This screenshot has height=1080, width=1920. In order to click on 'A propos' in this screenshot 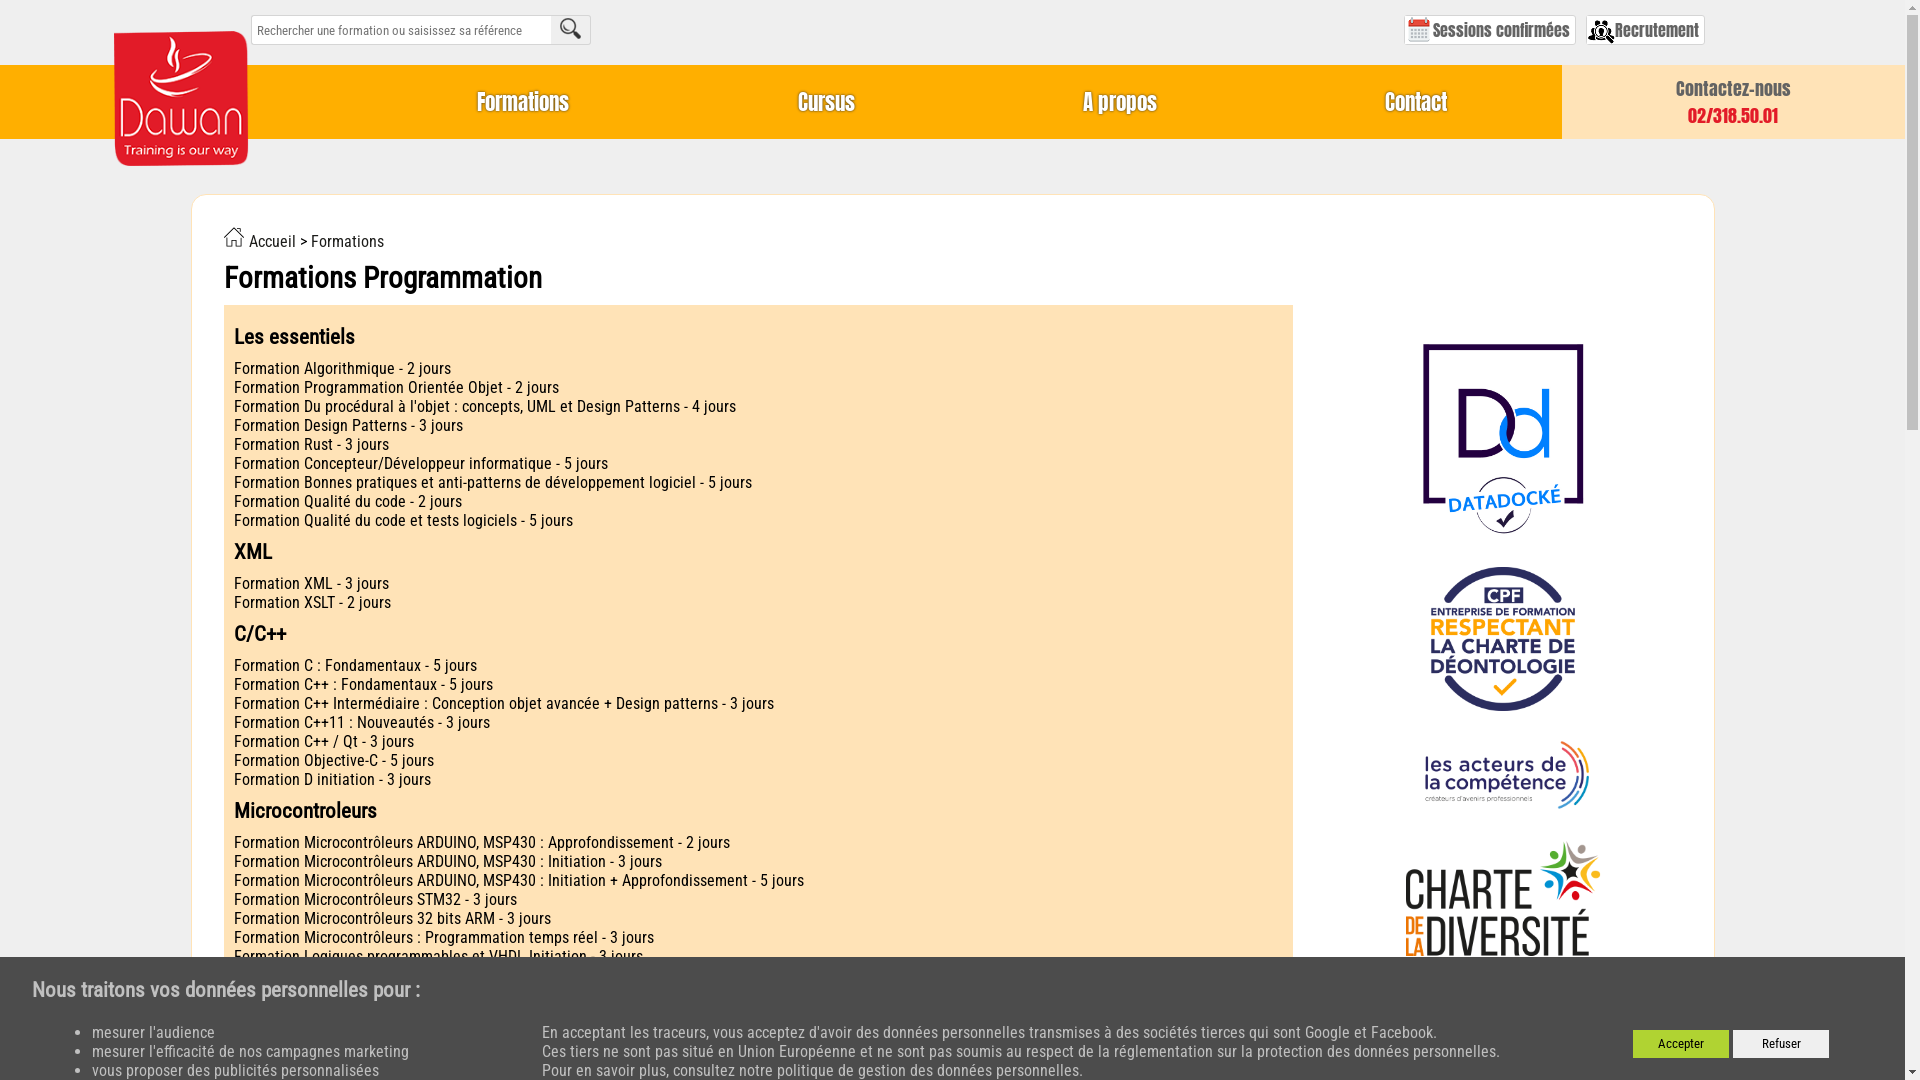, I will do `click(1061, 101)`.